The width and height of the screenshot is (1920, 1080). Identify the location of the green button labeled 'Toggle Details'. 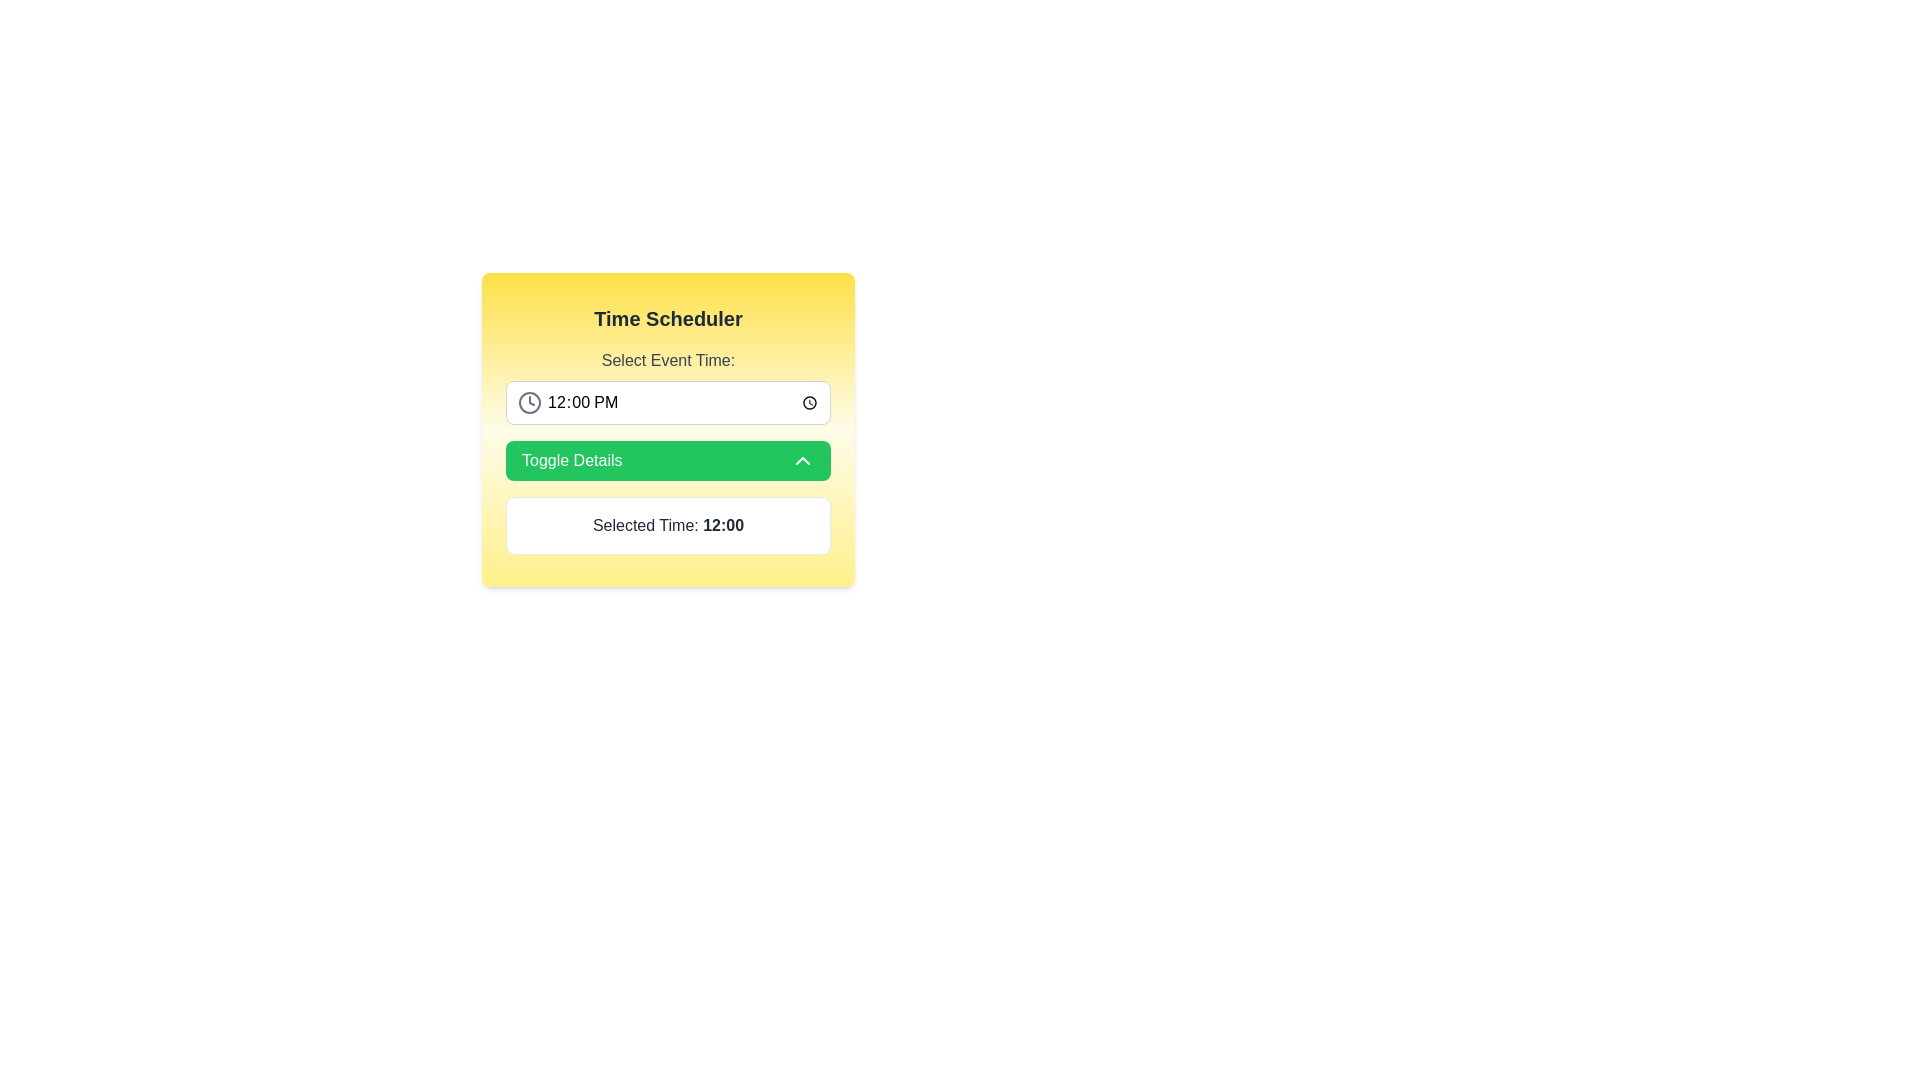
(668, 451).